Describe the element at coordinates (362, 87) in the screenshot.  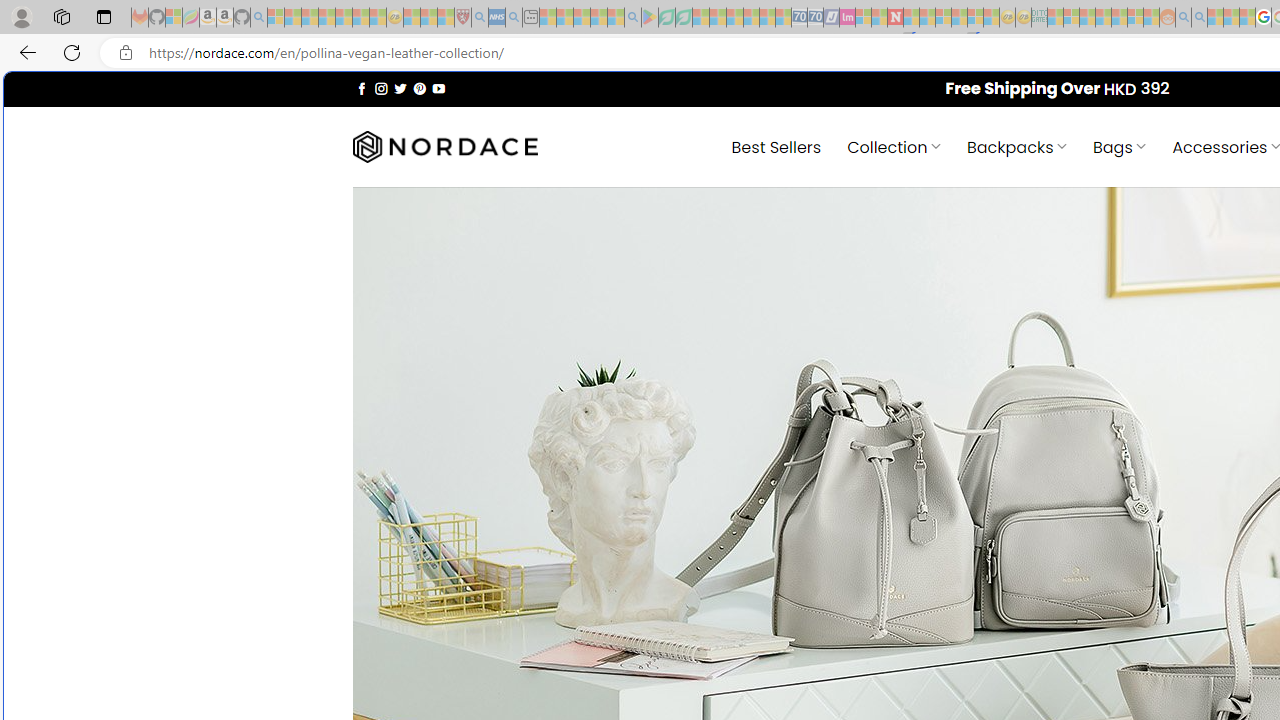
I see `'Follow on Facebook'` at that location.